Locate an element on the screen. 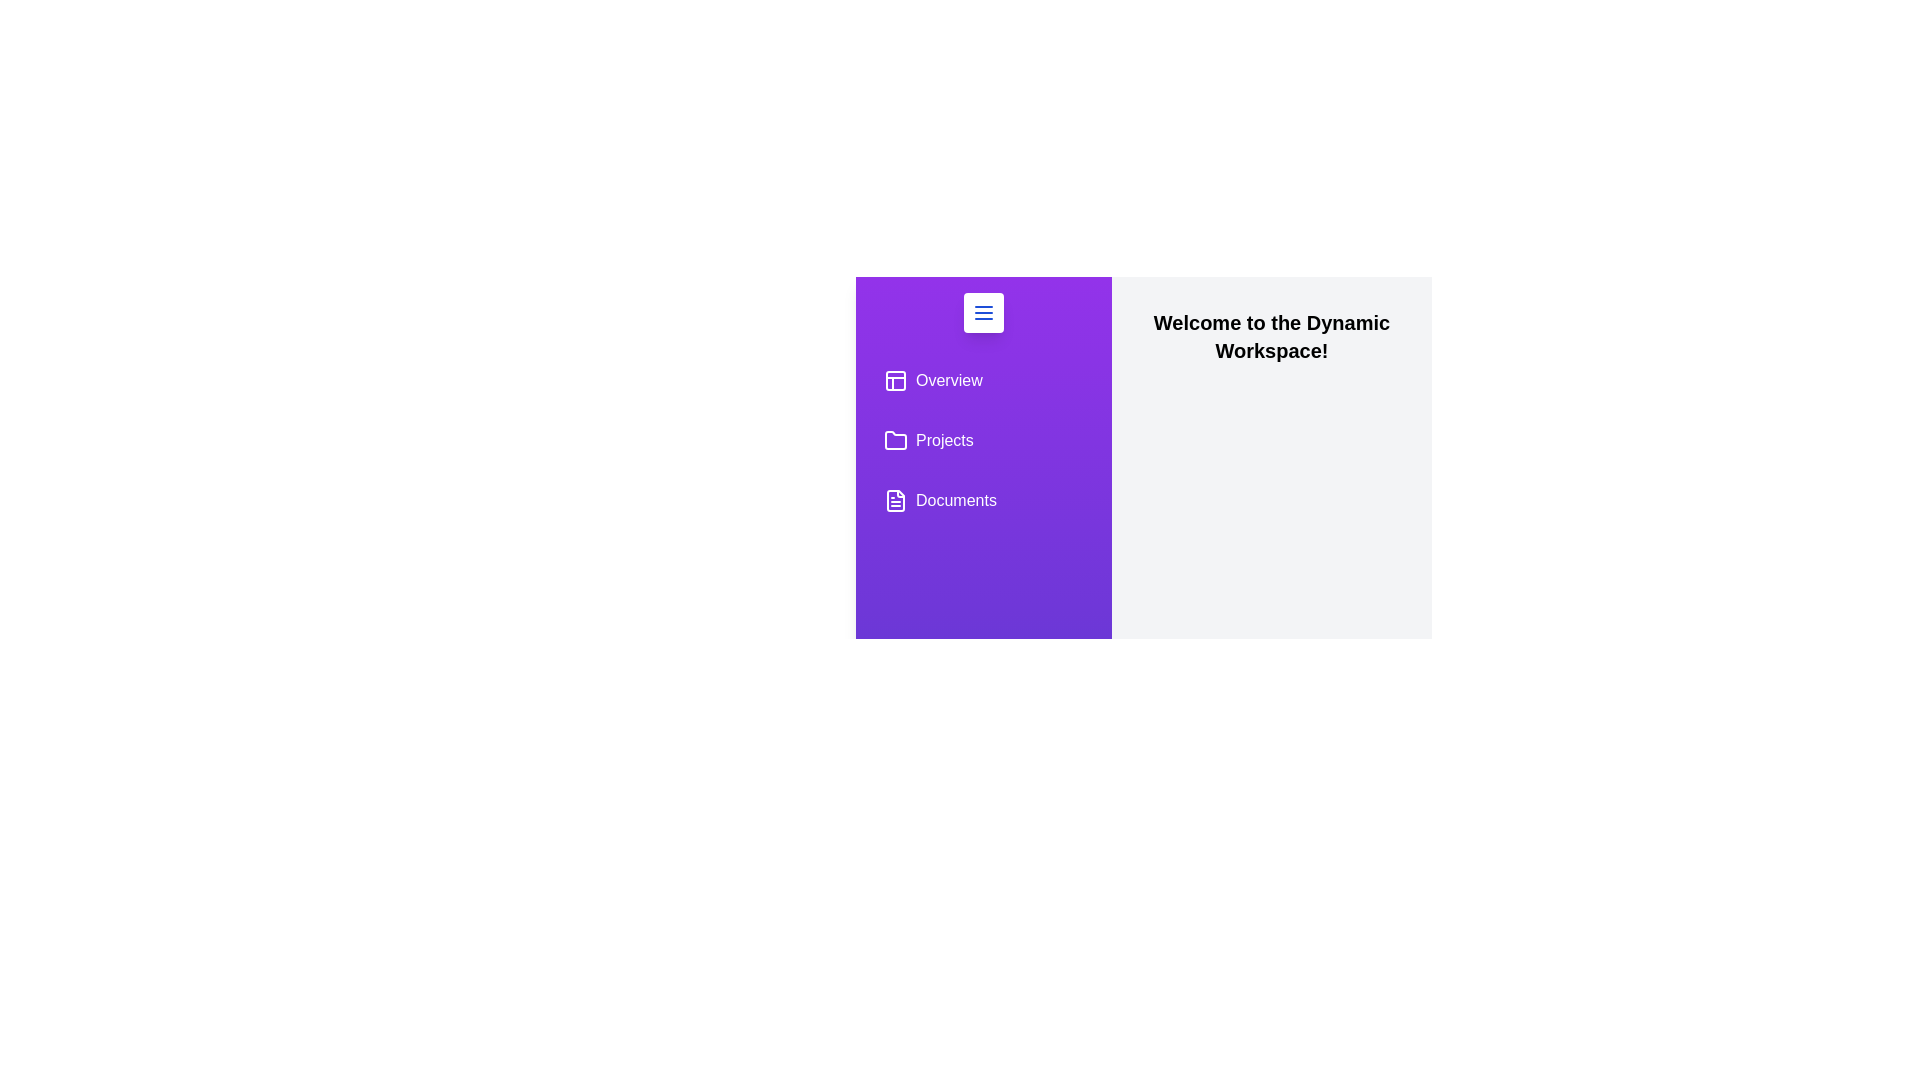 The height and width of the screenshot is (1080, 1920). the menu button to toggle the sidebar's expanded state is located at coordinates (983, 312).